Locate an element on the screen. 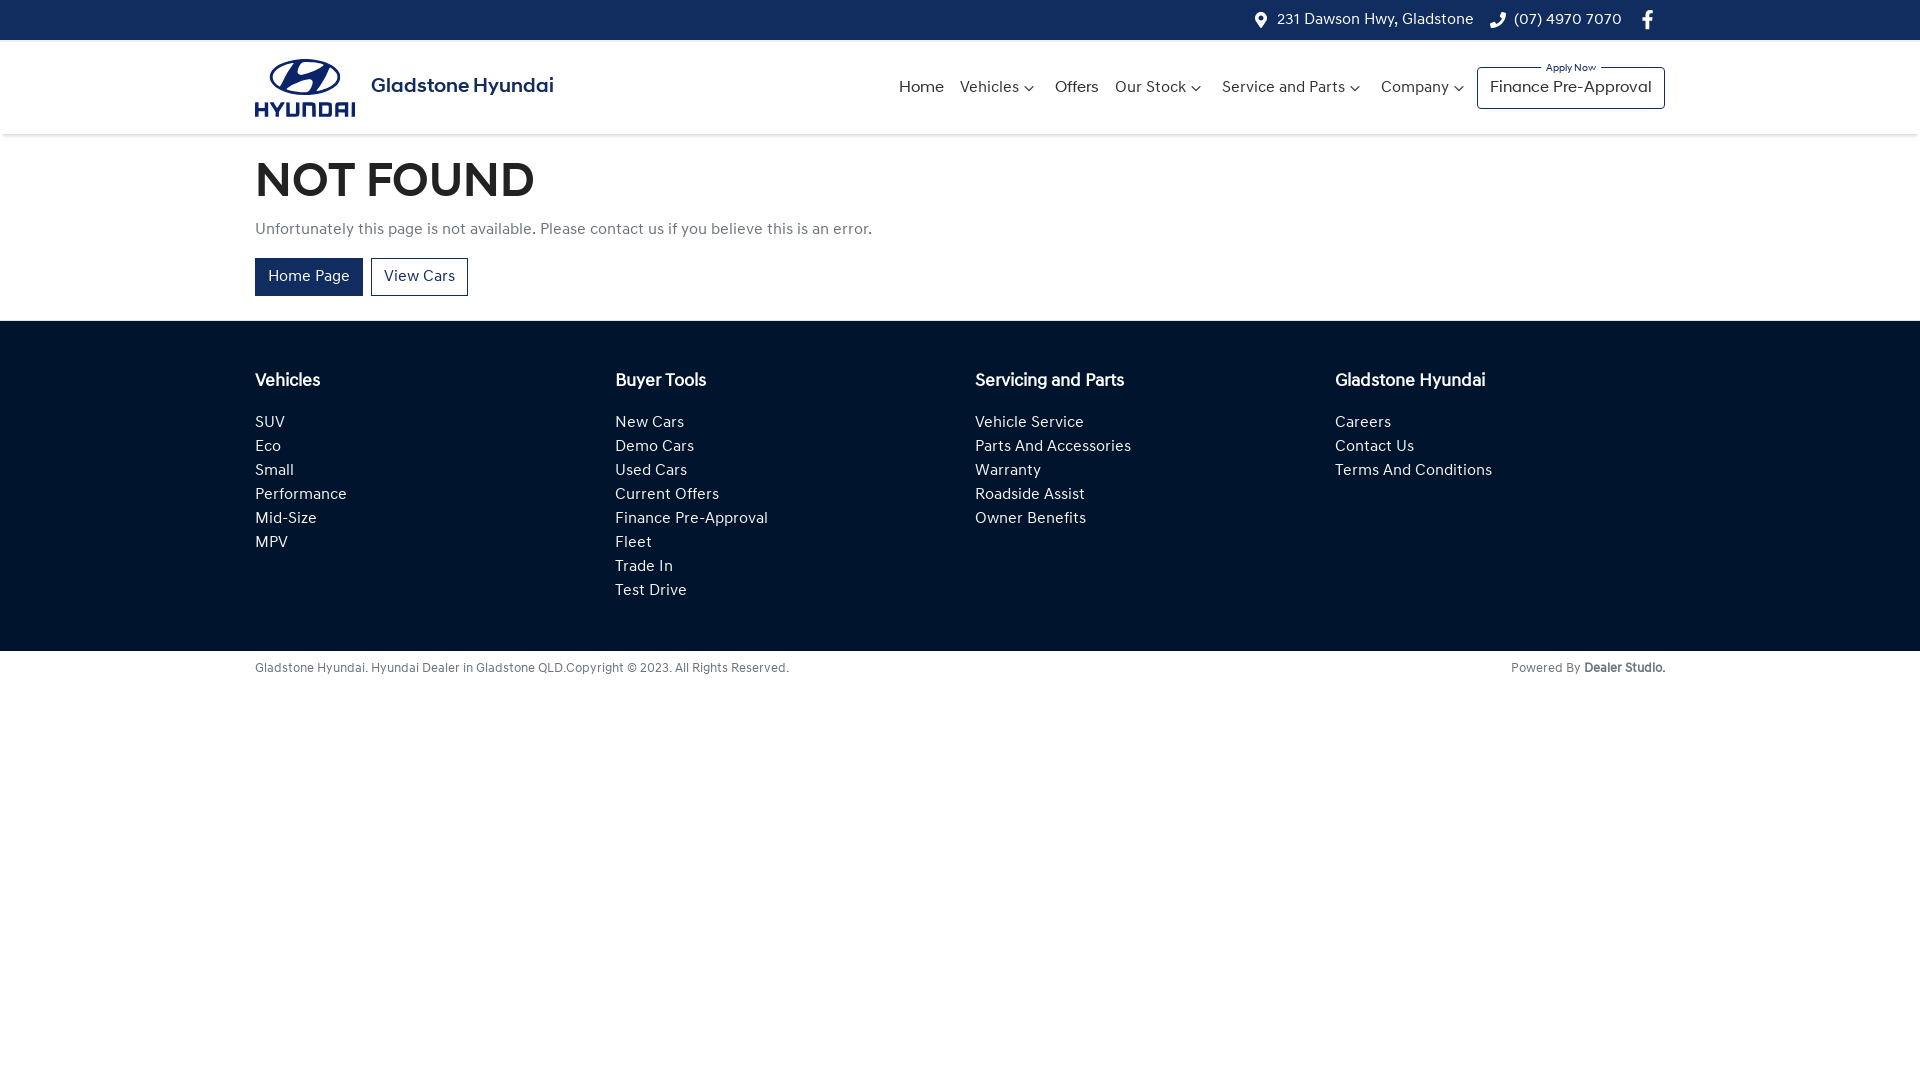  'Used Cars' is located at coordinates (651, 470).